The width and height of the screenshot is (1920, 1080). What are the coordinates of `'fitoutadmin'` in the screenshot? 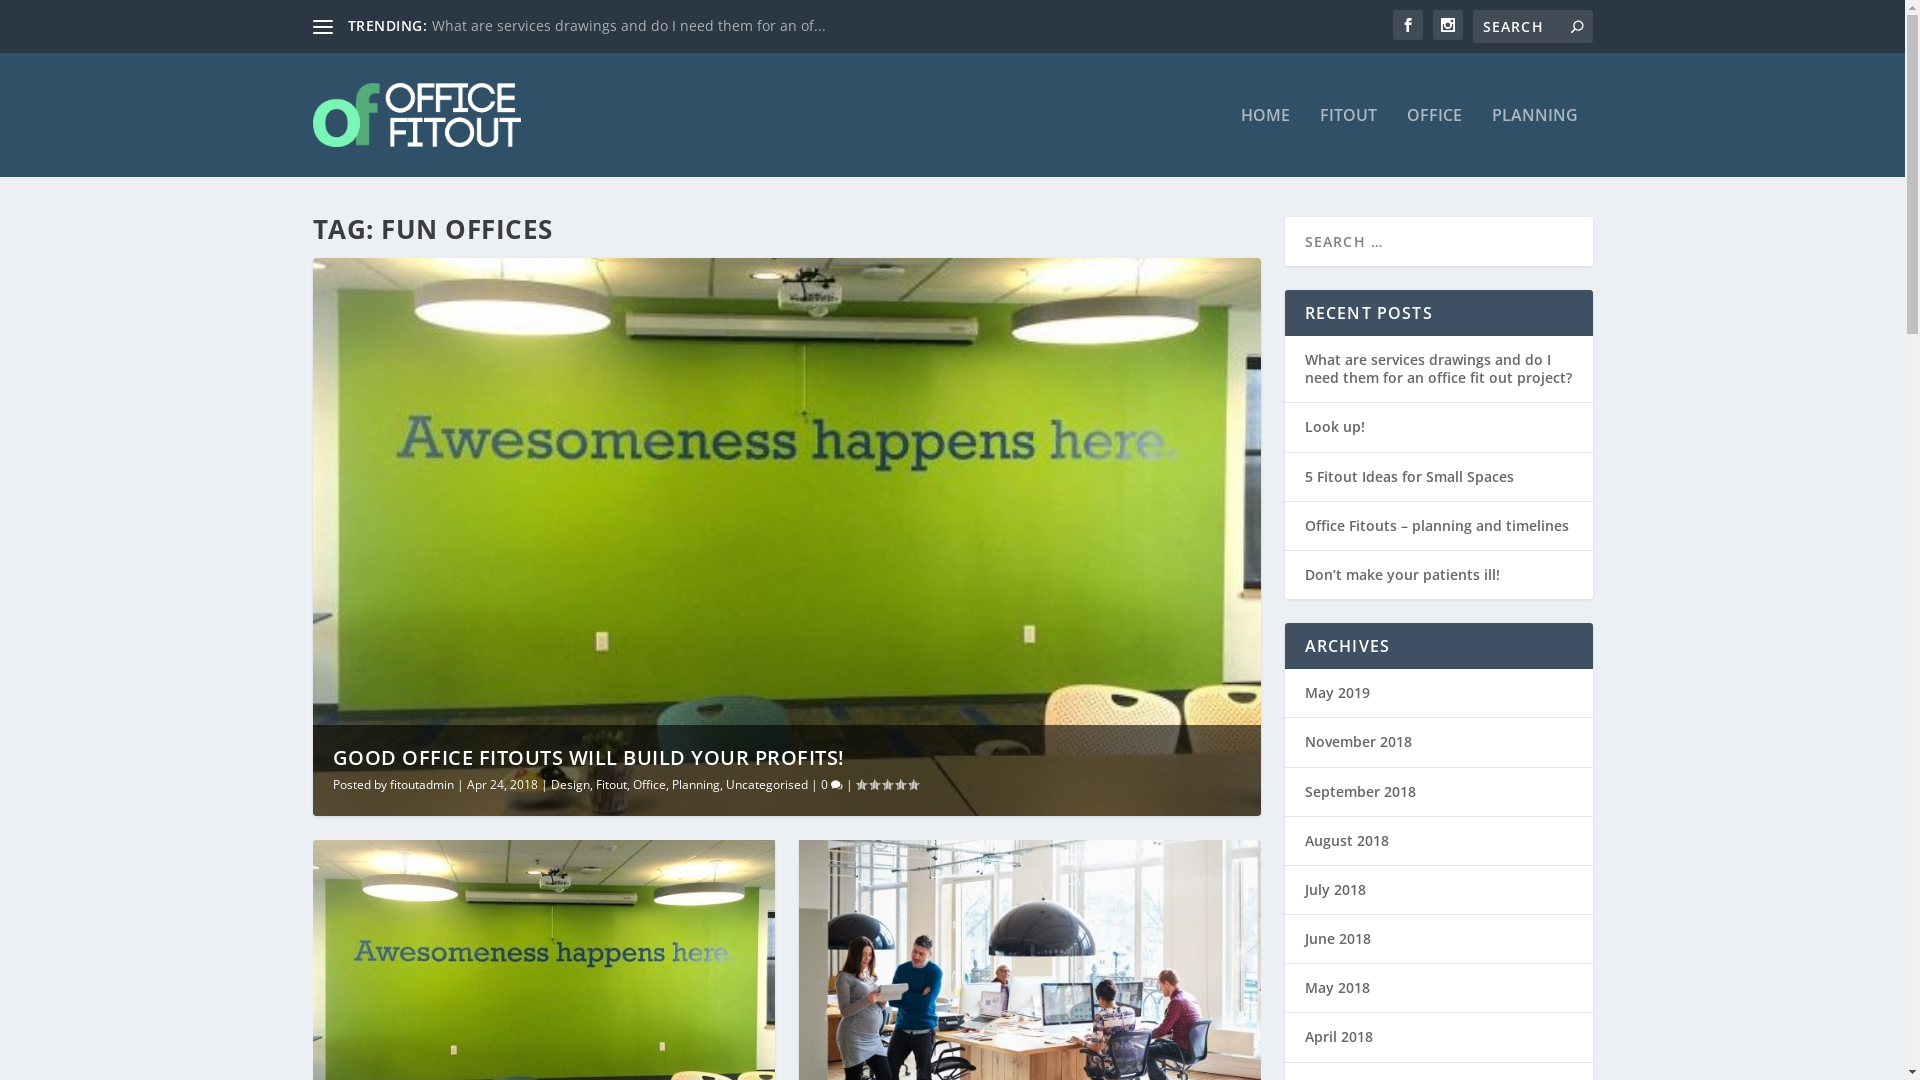 It's located at (421, 783).